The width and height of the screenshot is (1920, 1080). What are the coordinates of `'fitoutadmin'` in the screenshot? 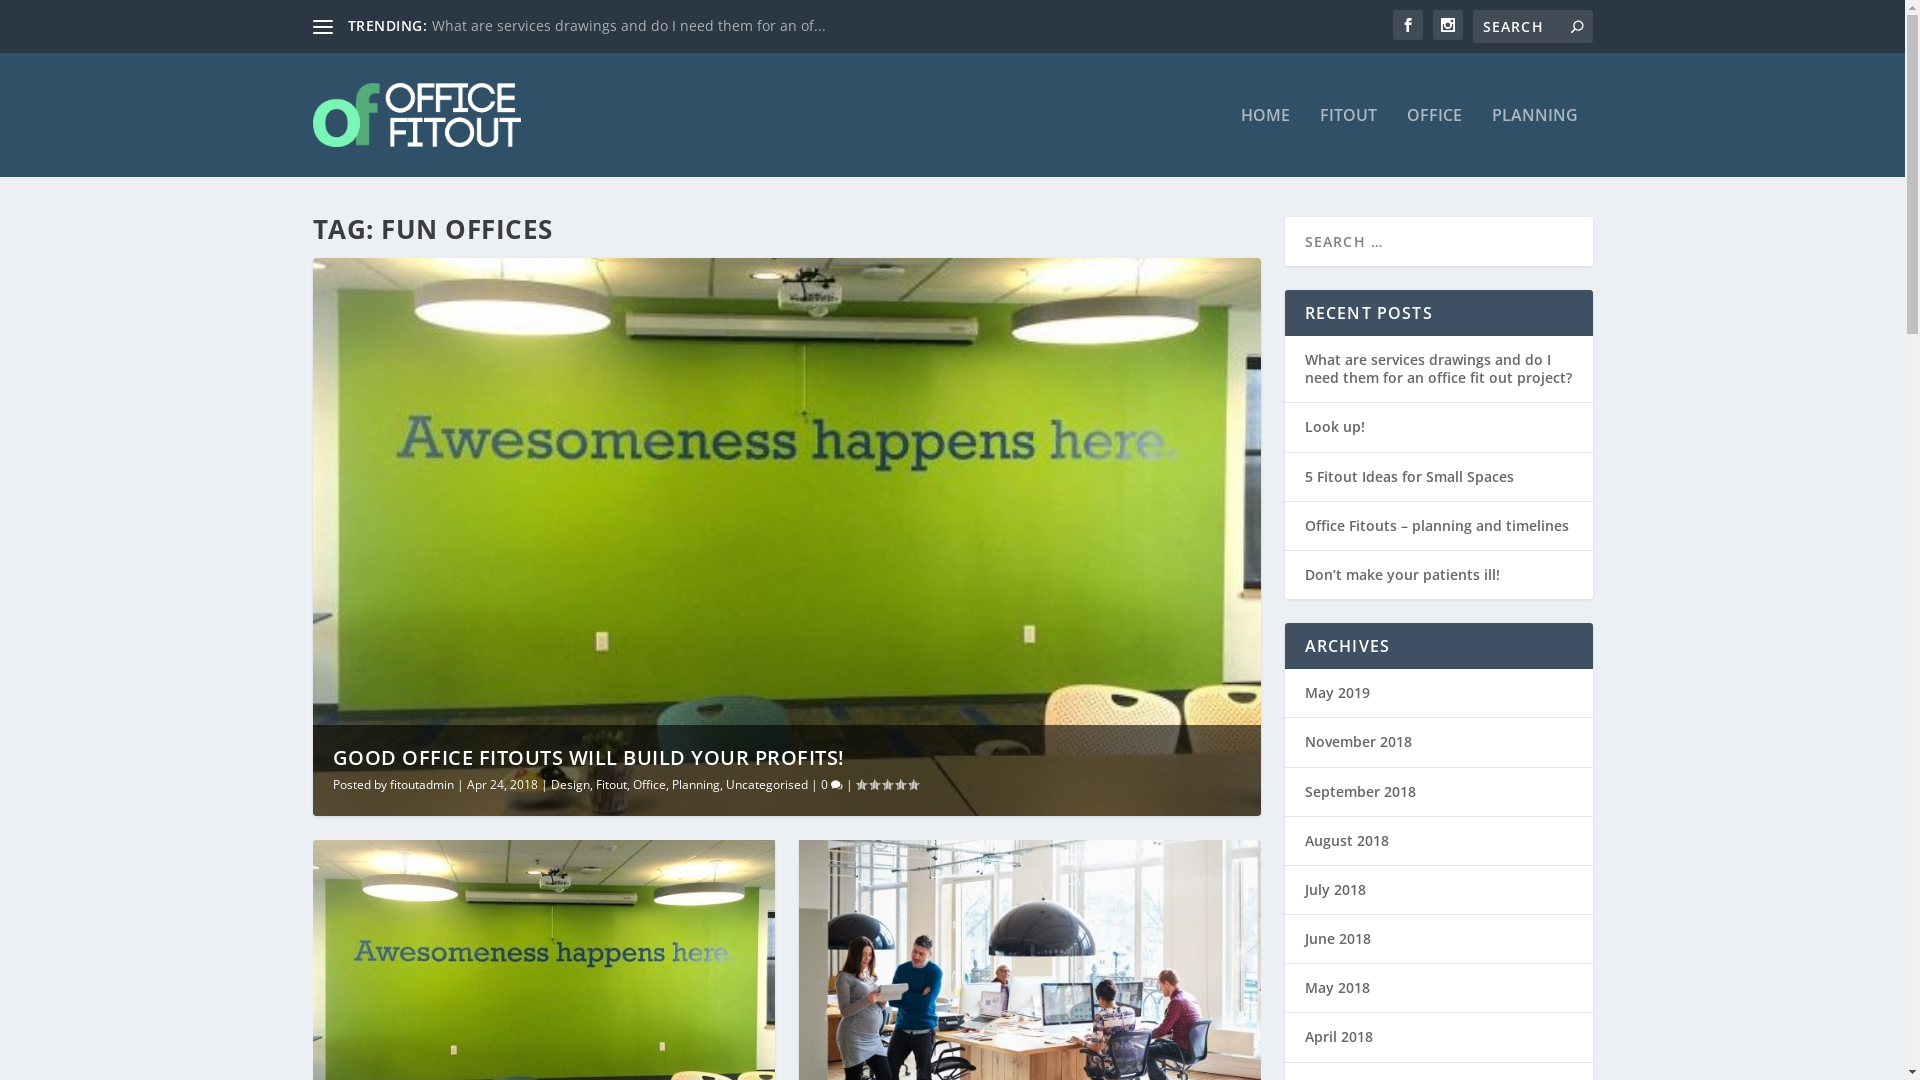 It's located at (421, 783).